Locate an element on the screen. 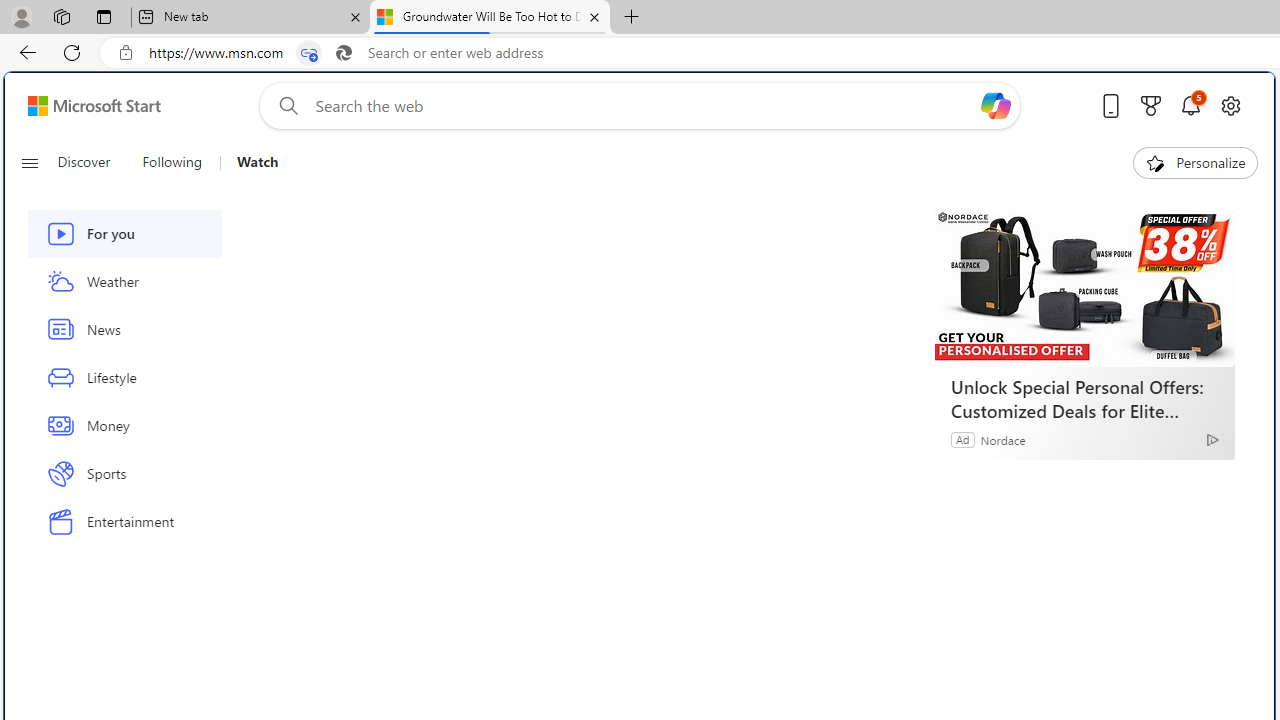 This screenshot has height=720, width=1280. 'Notifications' is located at coordinates (1191, 105).